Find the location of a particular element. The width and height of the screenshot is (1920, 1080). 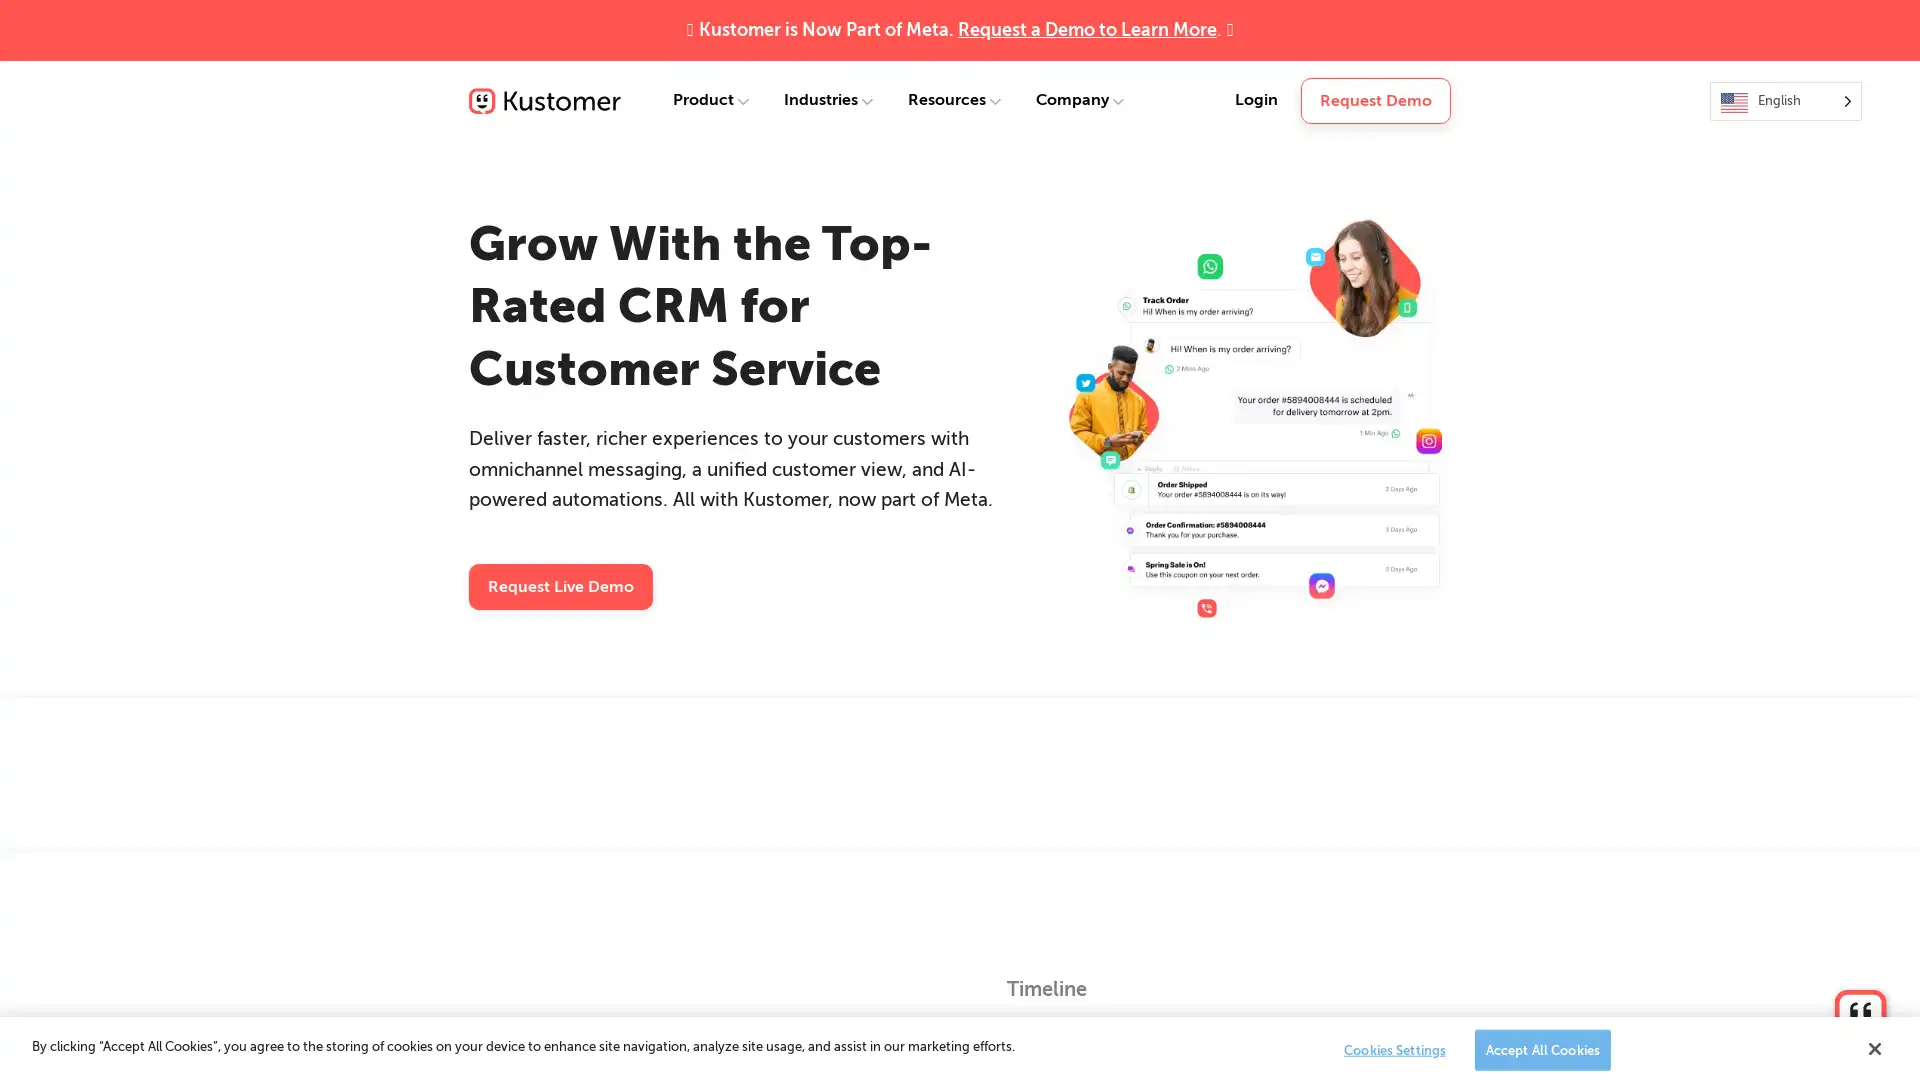

Cookies Settings is located at coordinates (1393, 1048).